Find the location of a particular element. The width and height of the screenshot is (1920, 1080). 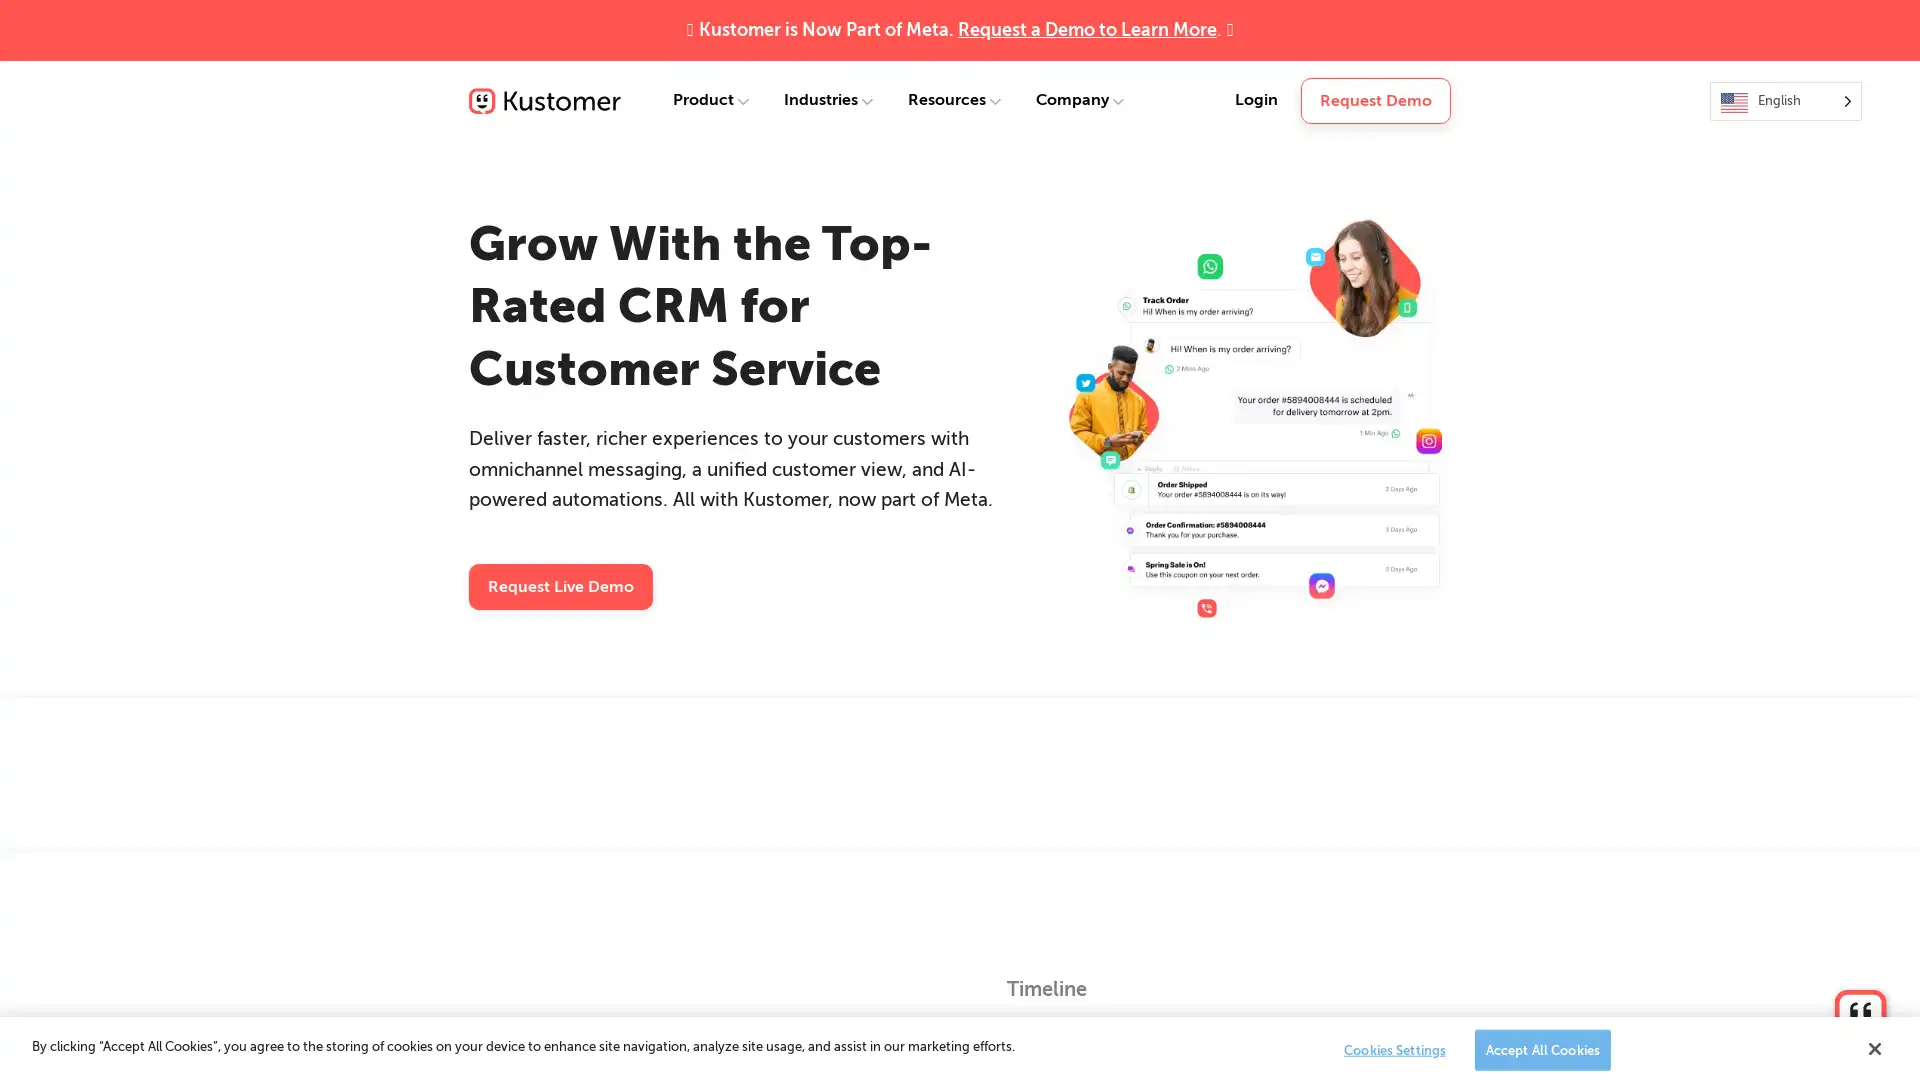

Cookies Settings is located at coordinates (1393, 1048).